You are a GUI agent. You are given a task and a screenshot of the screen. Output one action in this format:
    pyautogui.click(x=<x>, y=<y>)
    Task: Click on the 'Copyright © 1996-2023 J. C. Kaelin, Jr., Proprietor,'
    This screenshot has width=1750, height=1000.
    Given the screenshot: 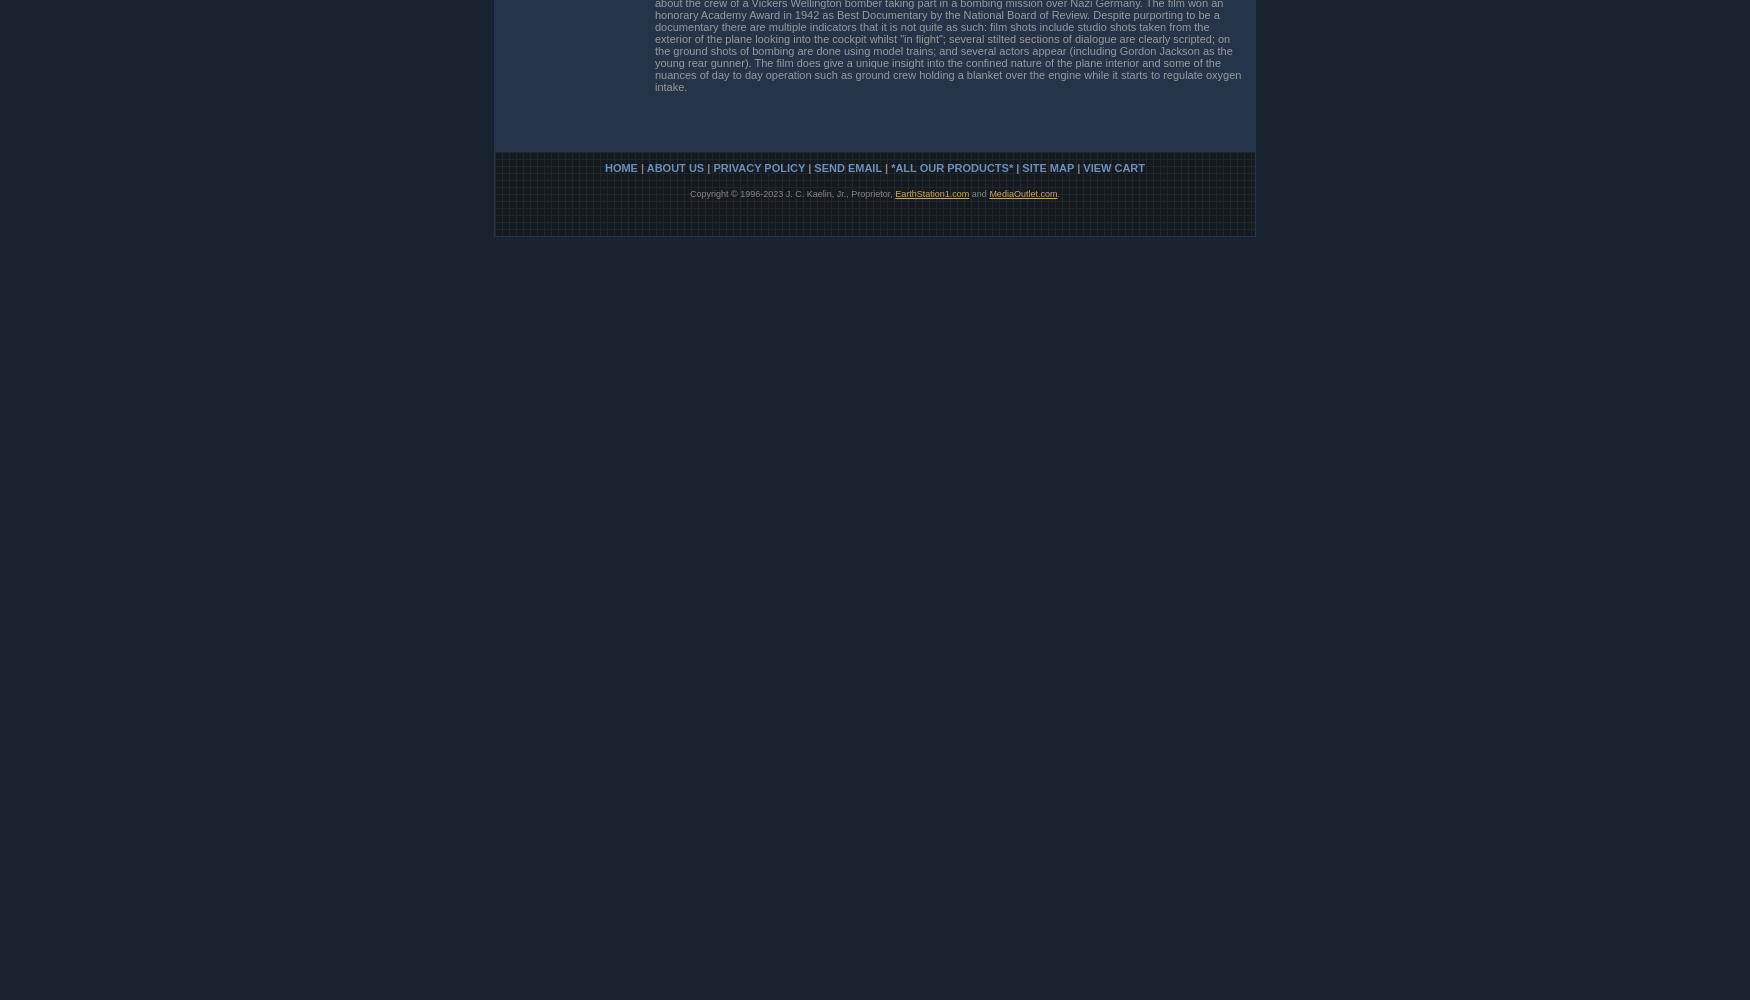 What is the action you would take?
    pyautogui.click(x=791, y=192)
    